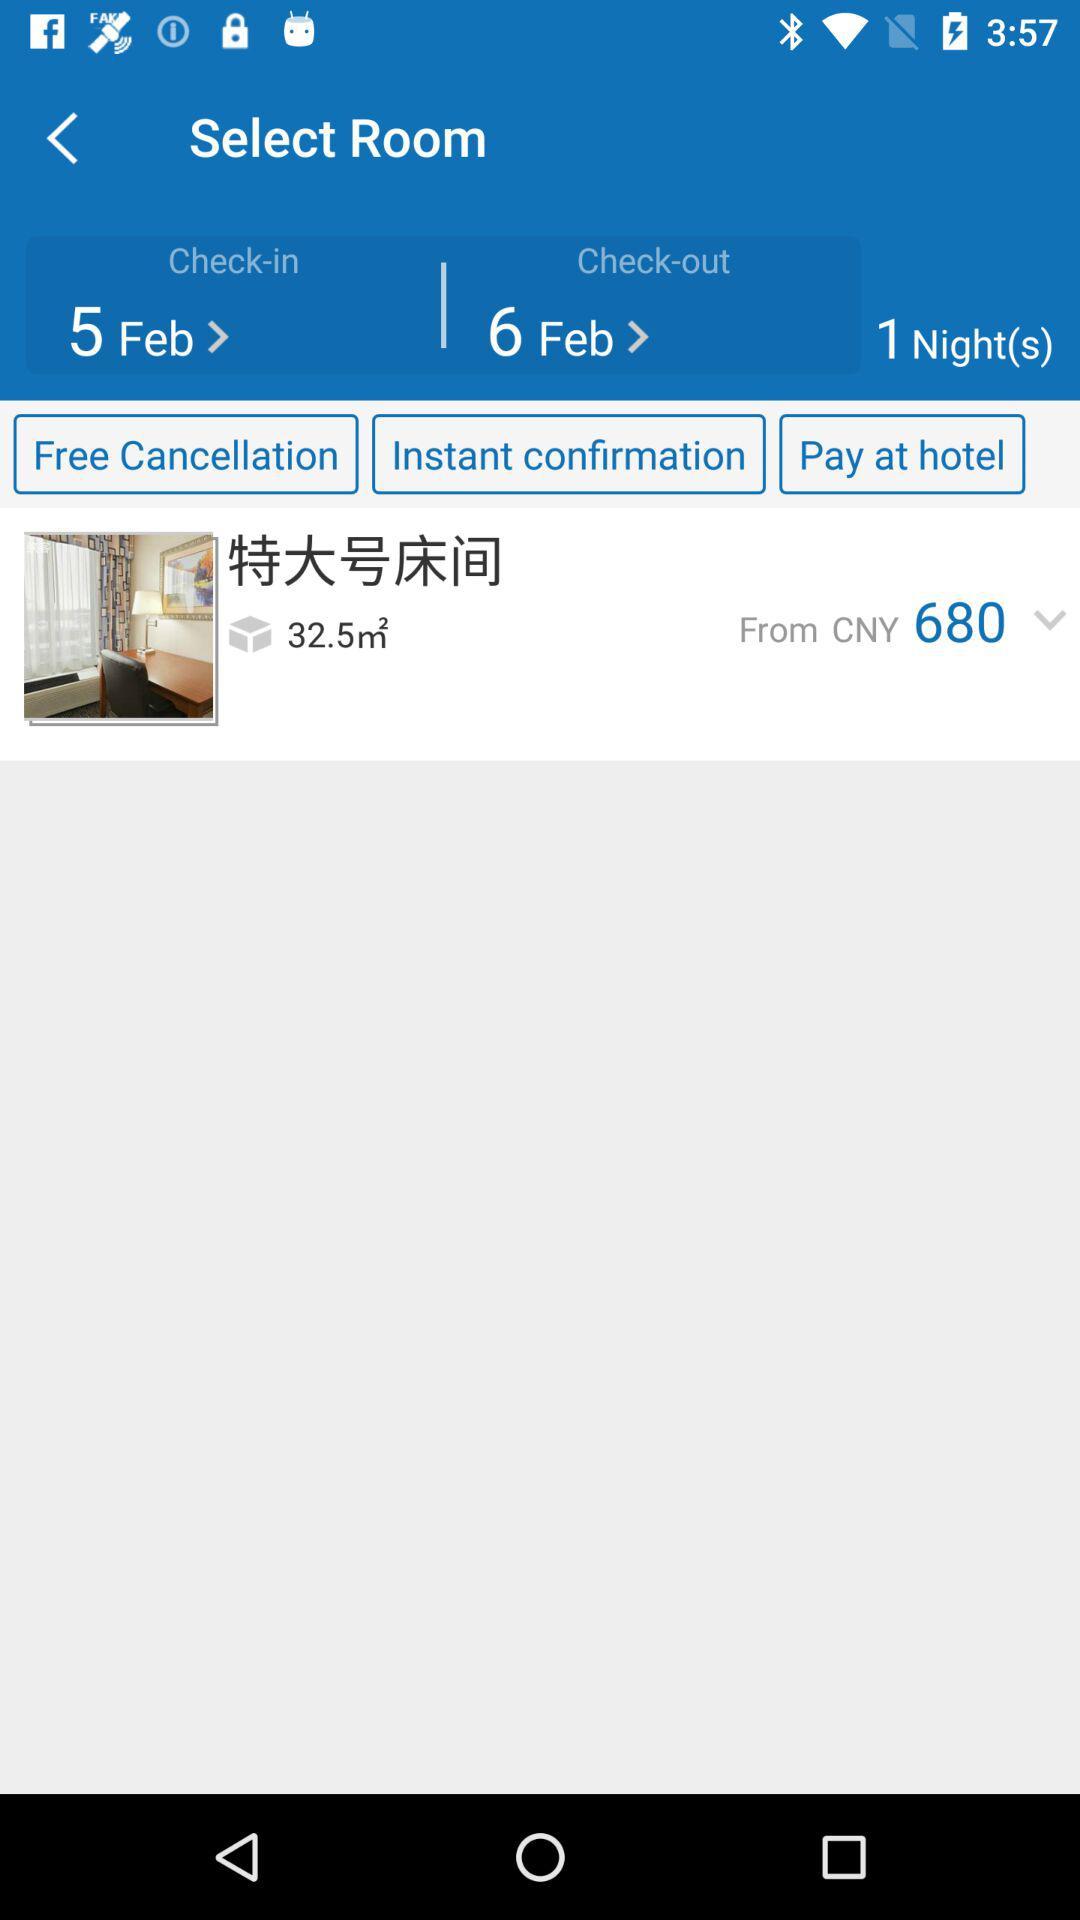 This screenshot has width=1080, height=1920. I want to click on a thumbnail that takes you to the room listing, so click(118, 625).